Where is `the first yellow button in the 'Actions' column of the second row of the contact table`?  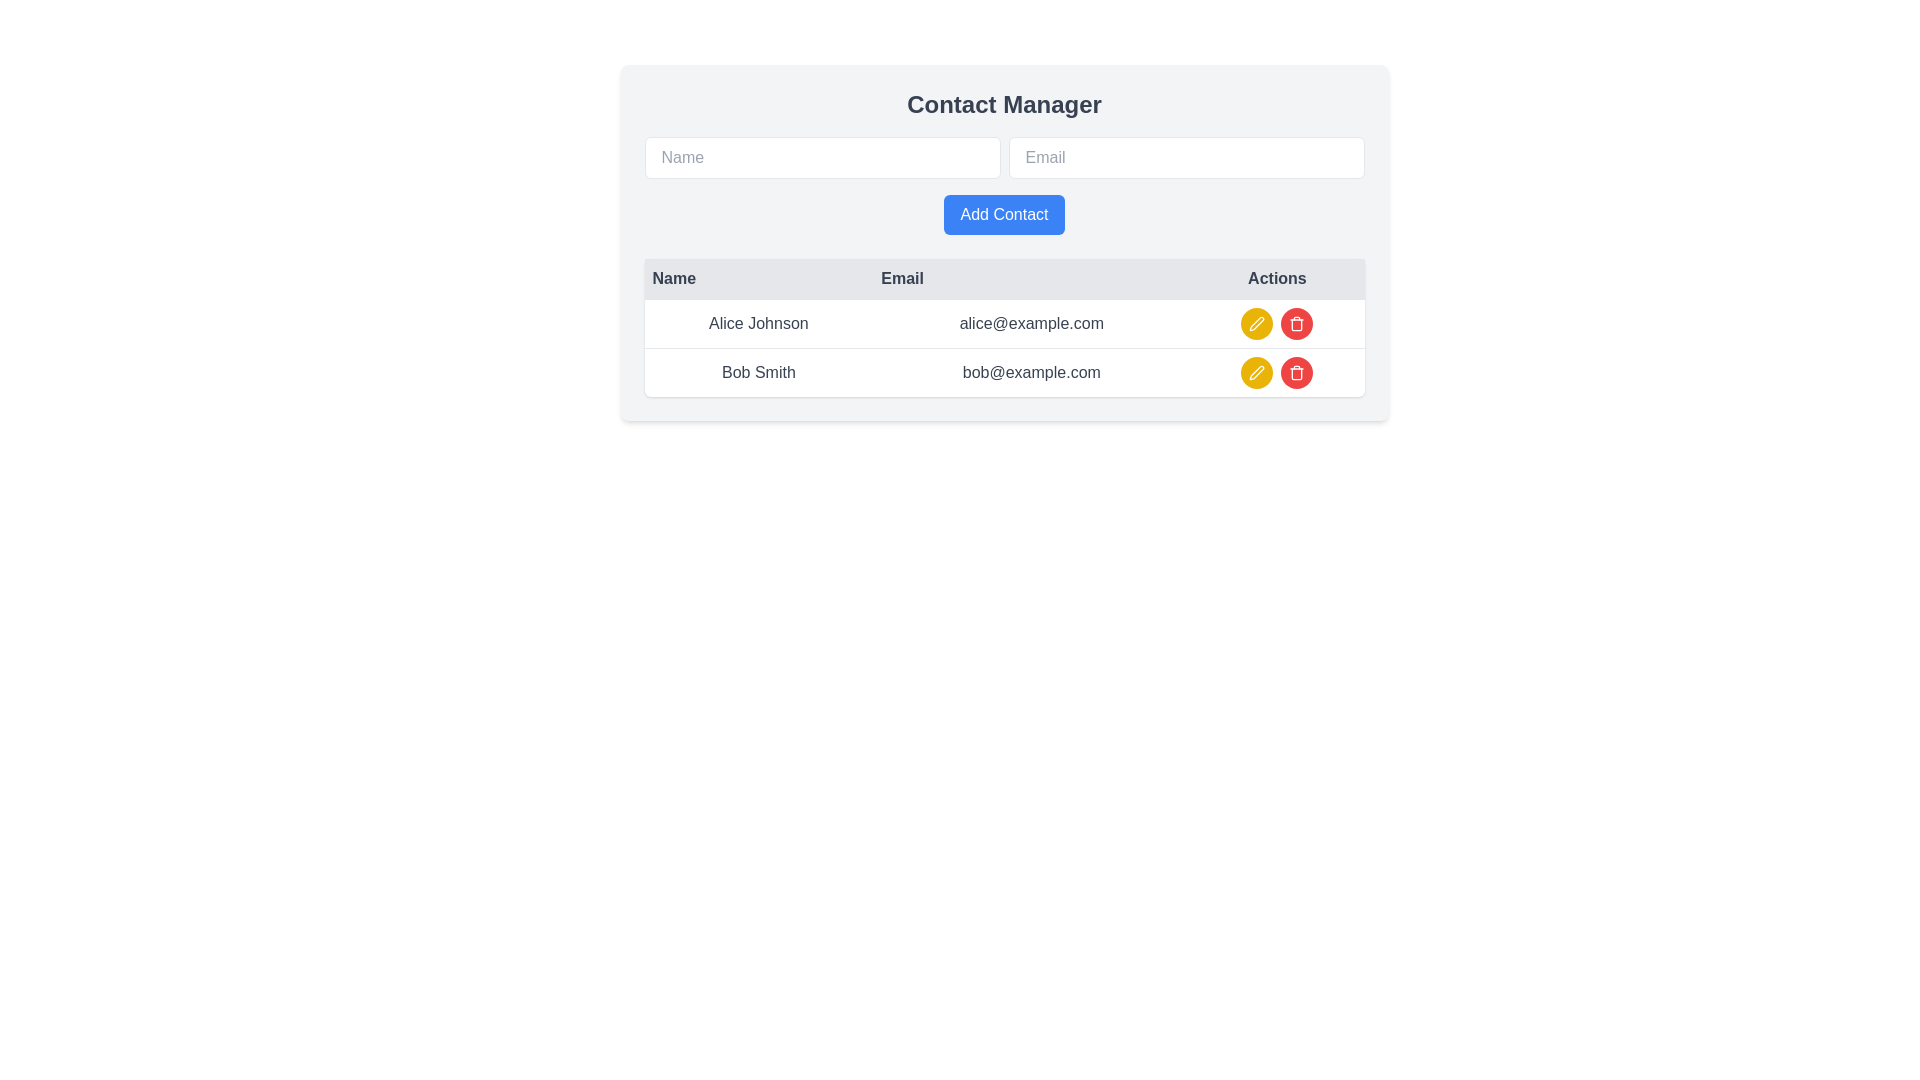 the first yellow button in the 'Actions' column of the second row of the contact table is located at coordinates (1256, 373).